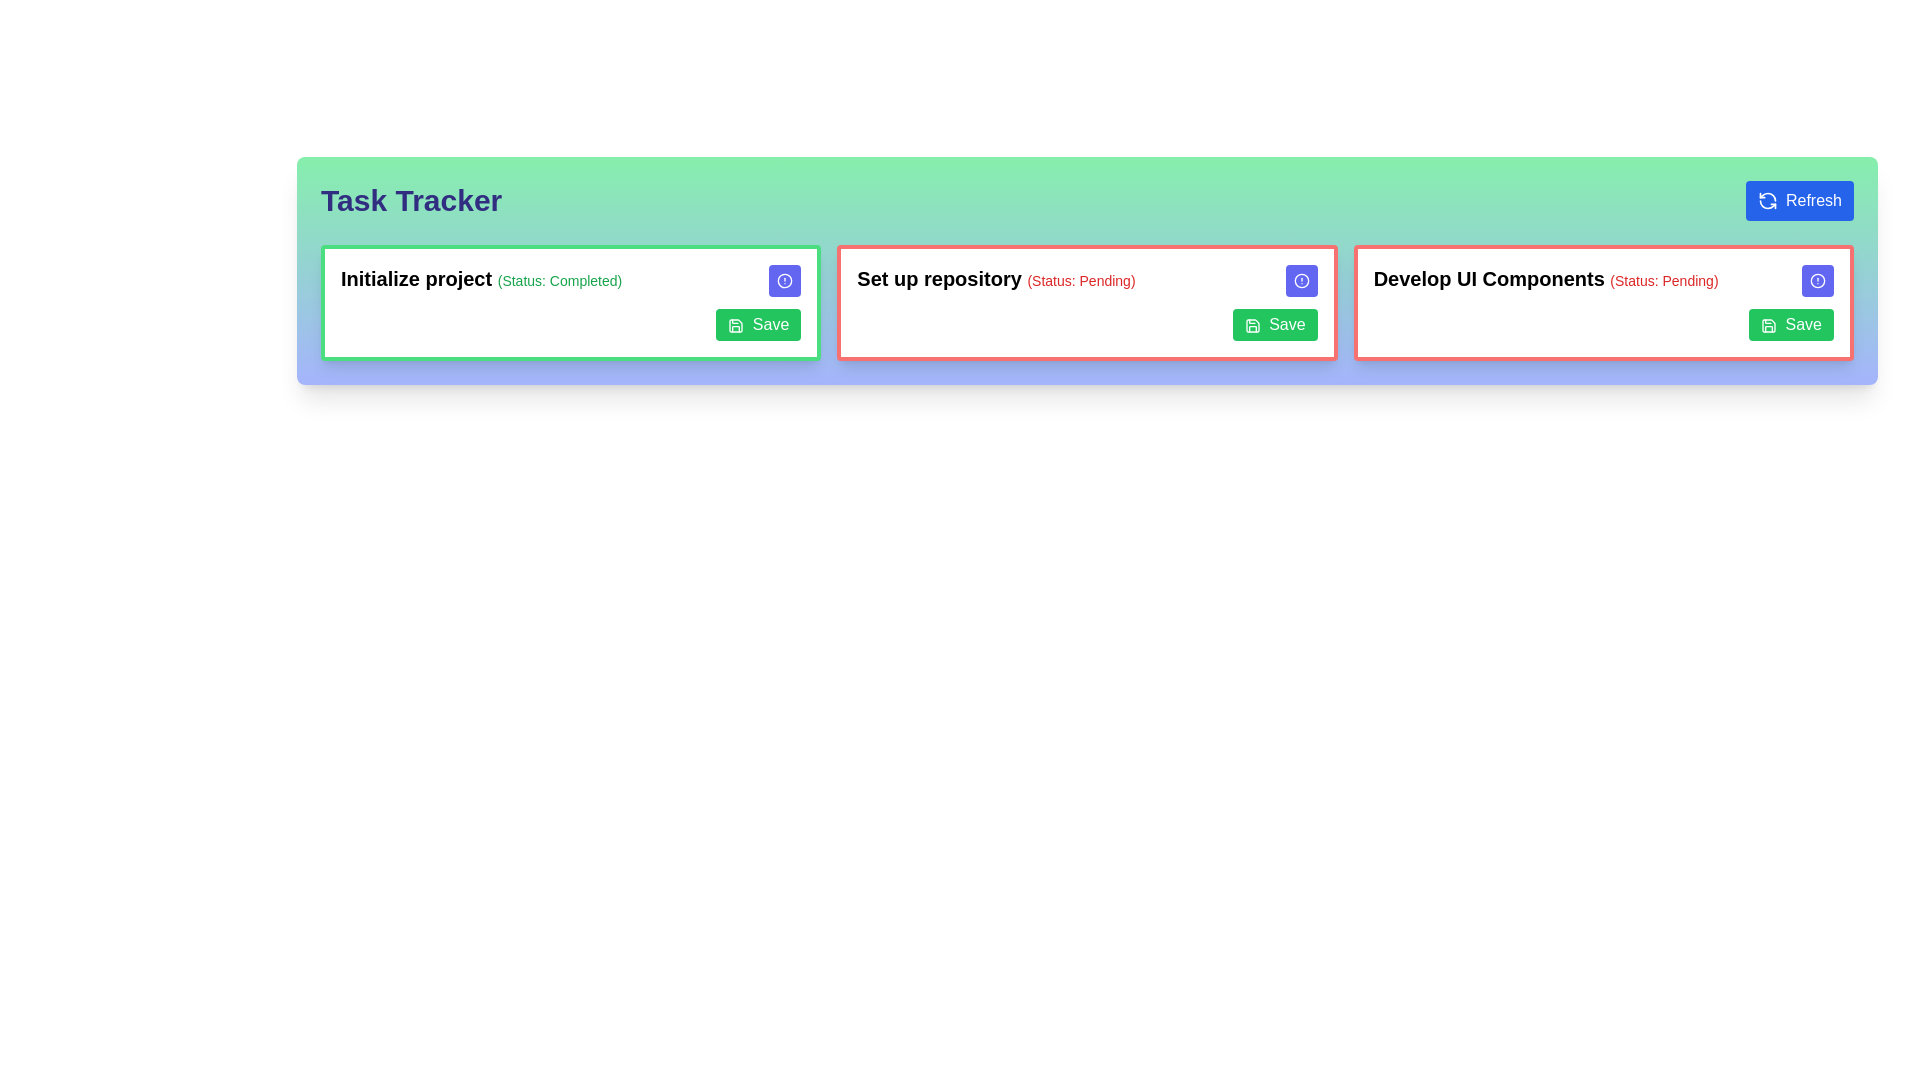 Image resolution: width=1920 pixels, height=1080 pixels. What do you see at coordinates (1251, 324) in the screenshot?
I see `the save button icon, which is part of a green button labeled 'Save' located in the second task card titled 'Set up repository (Status: Pending)'` at bounding box center [1251, 324].